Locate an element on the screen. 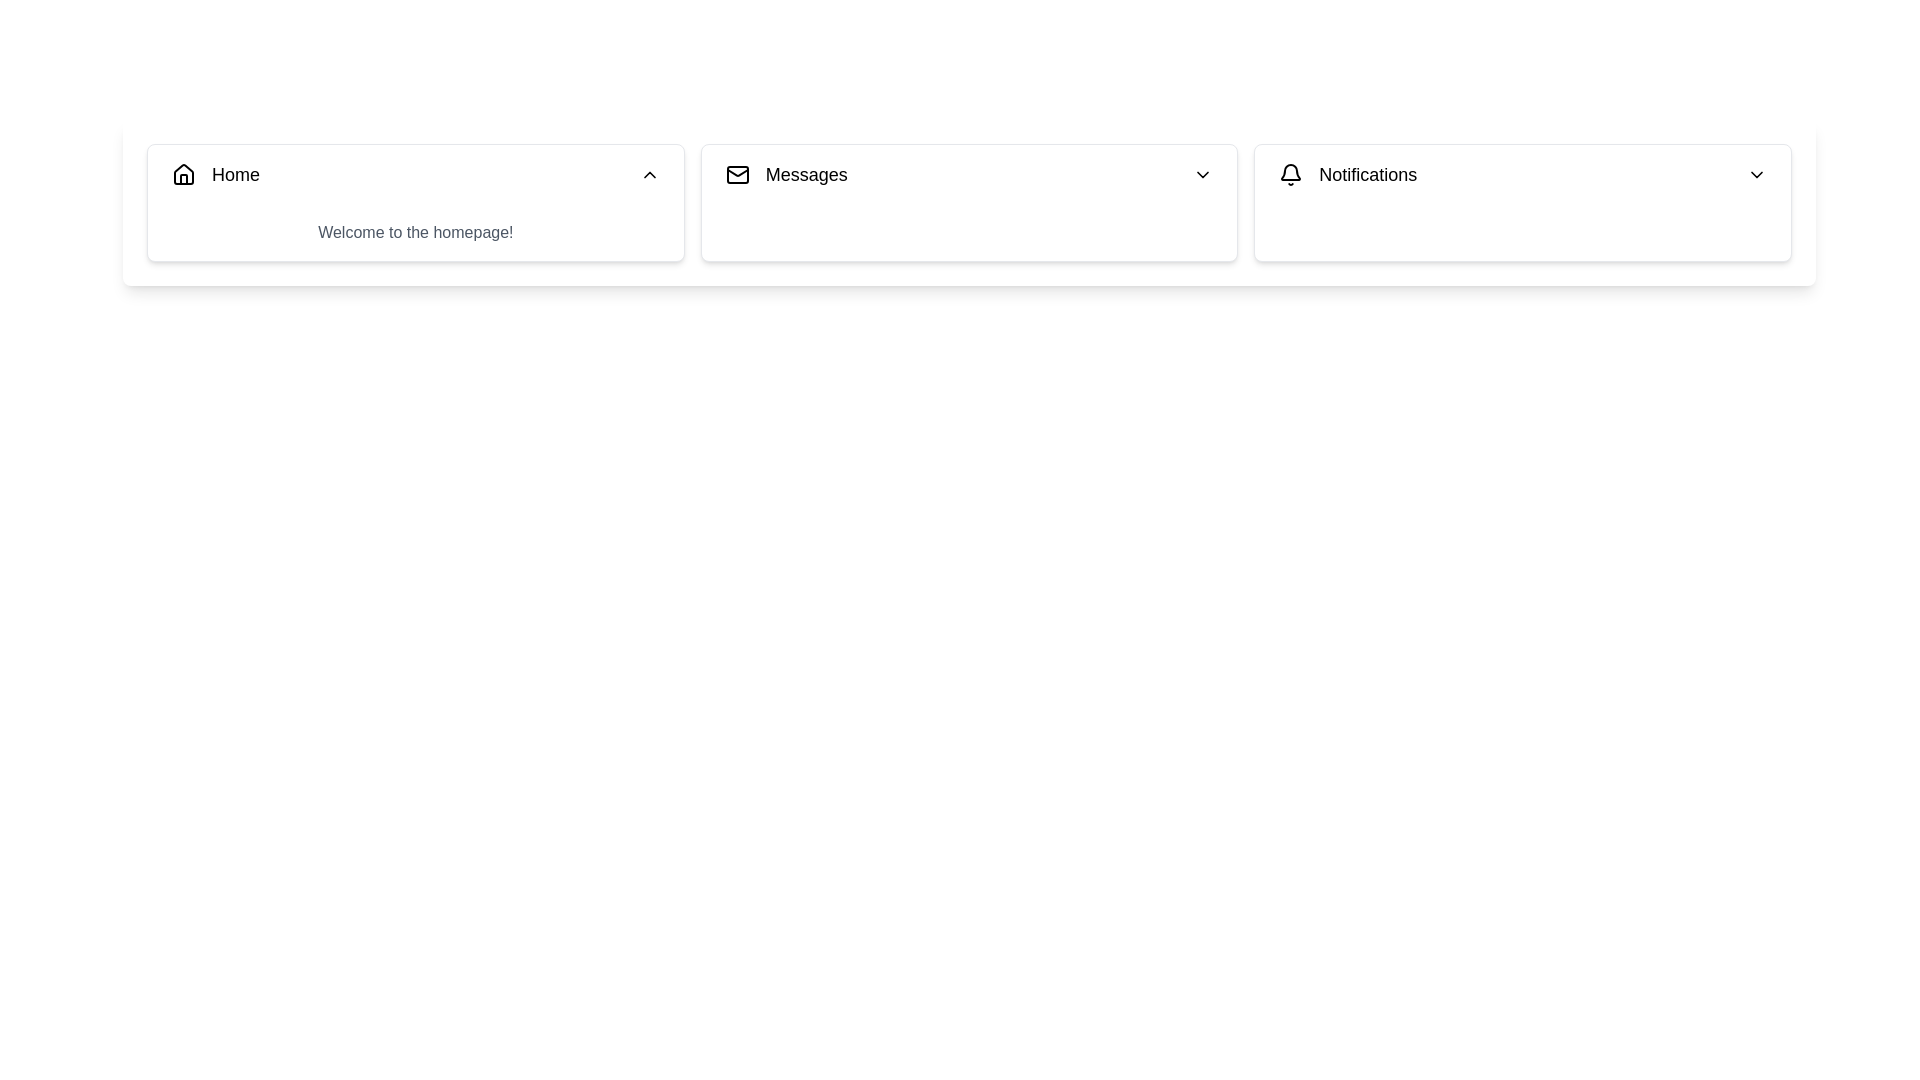  the 'Notifications' button located at the top-right corner of the grid layout is located at coordinates (1522, 203).